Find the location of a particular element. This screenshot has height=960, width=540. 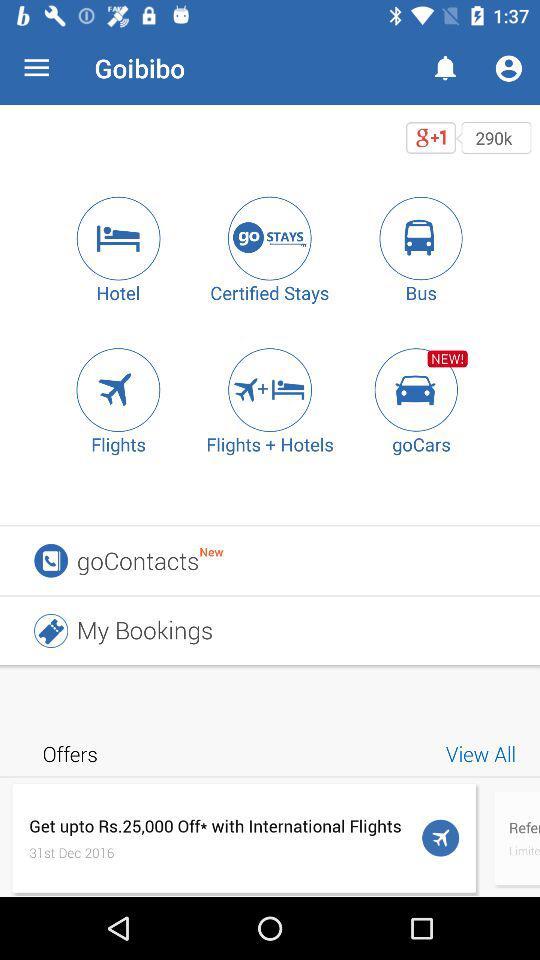

instead of flights put one ways or round trips is located at coordinates (118, 388).